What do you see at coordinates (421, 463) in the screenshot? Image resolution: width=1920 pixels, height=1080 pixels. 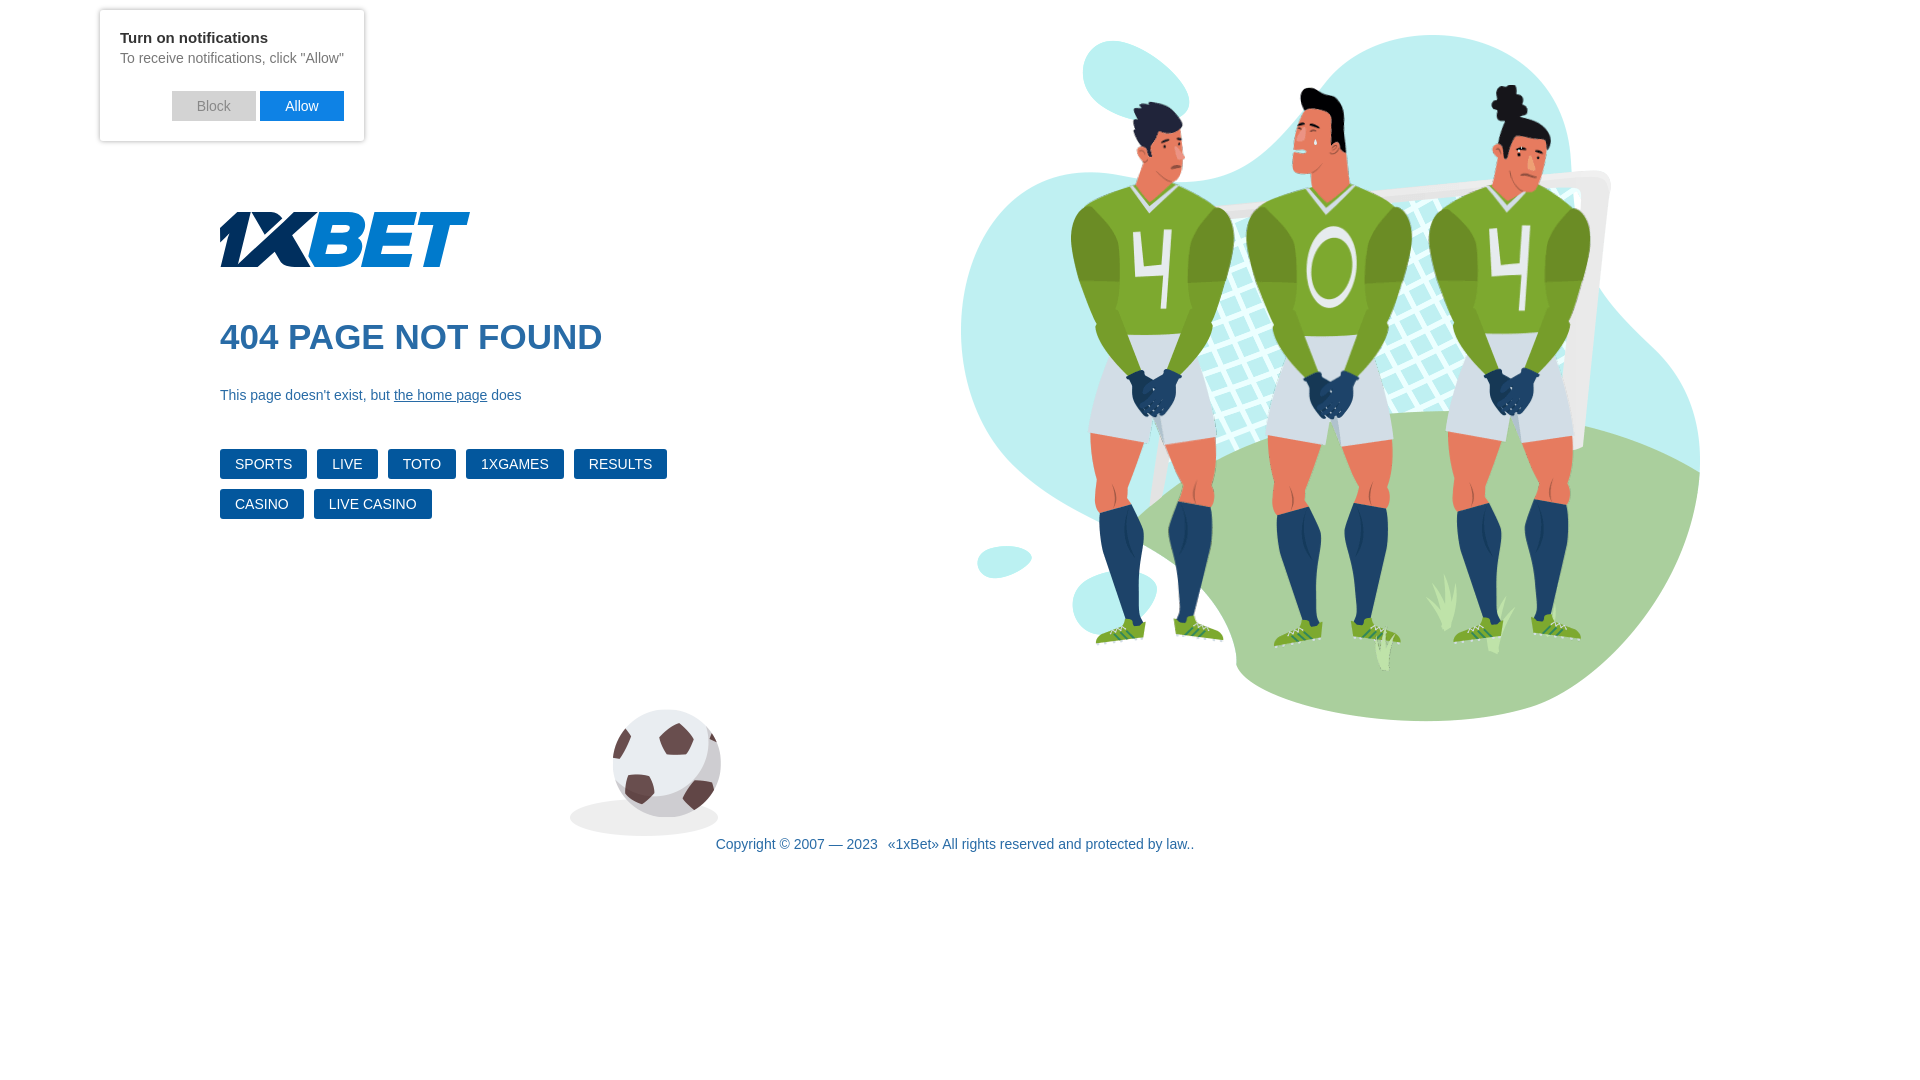 I see `'TOTO'` at bounding box center [421, 463].